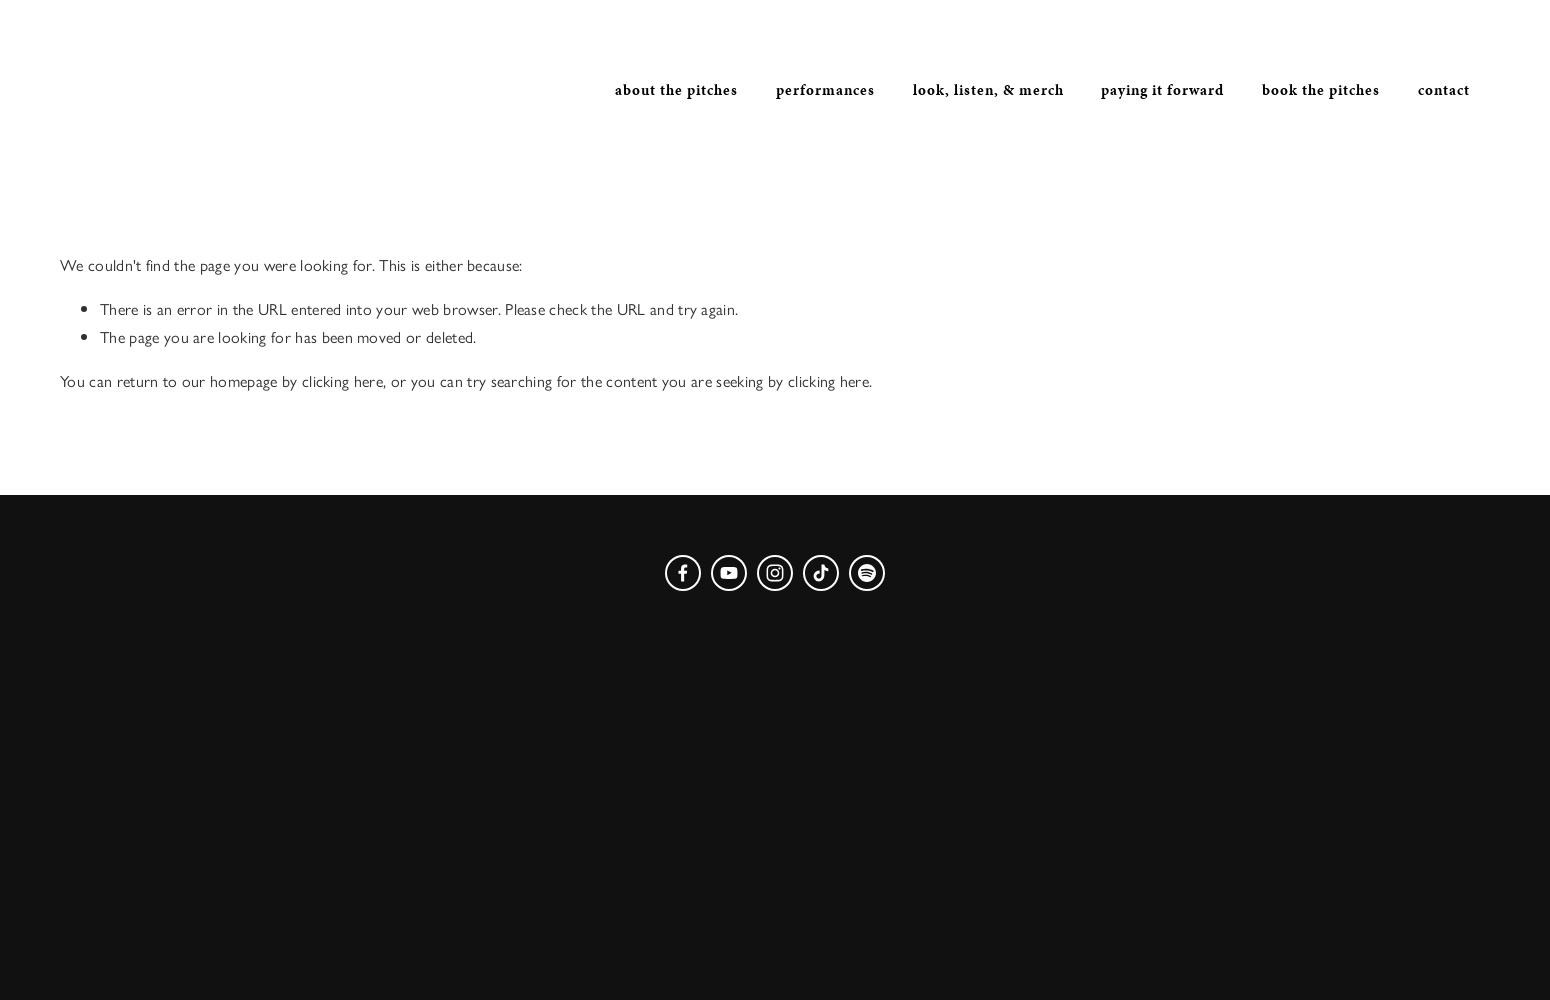 The height and width of the screenshot is (1000, 1550). What do you see at coordinates (382, 380) in the screenshot?
I see `', or you can try searching for the
  content you are seeking by'` at bounding box center [382, 380].